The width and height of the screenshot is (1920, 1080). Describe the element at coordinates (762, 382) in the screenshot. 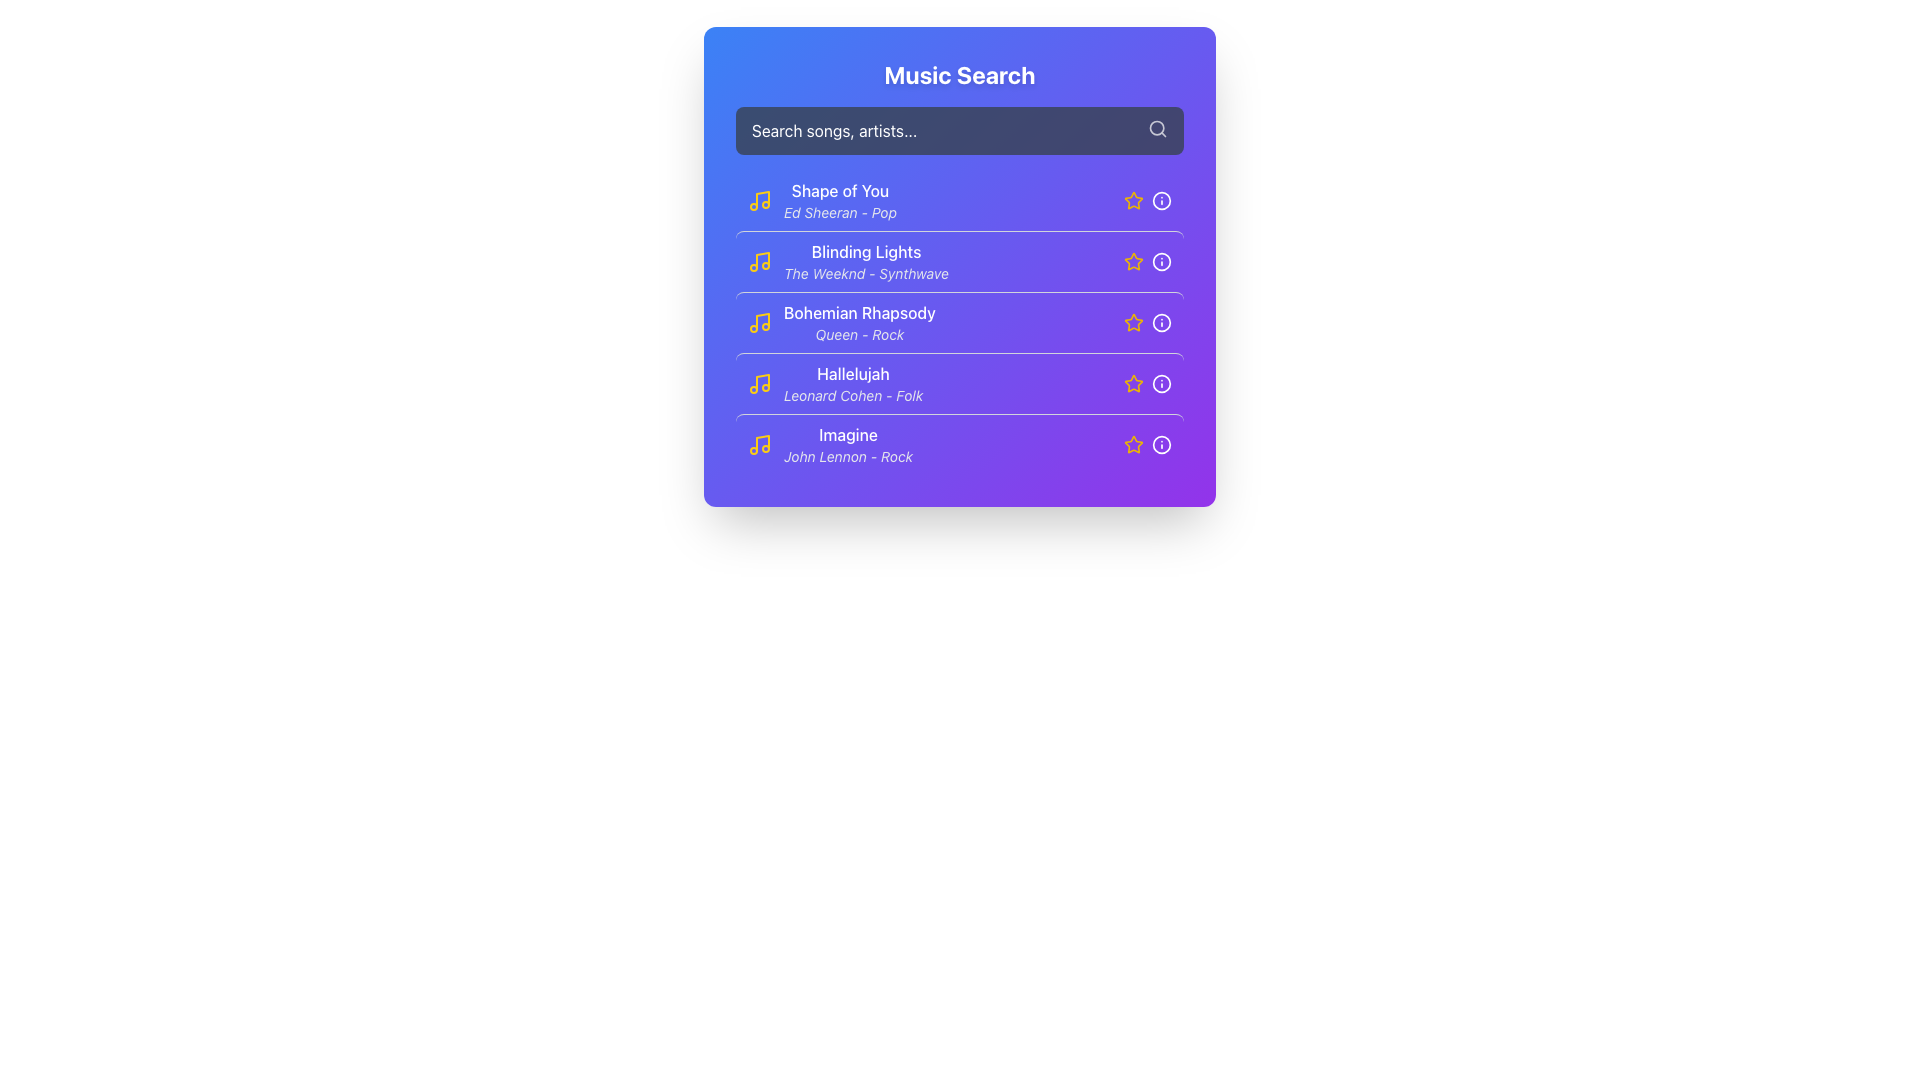

I see `the decorative vector graphic within the music note icon representing the 'Hallelujah' song entry, located leftmost in the fourth row of the list` at that location.